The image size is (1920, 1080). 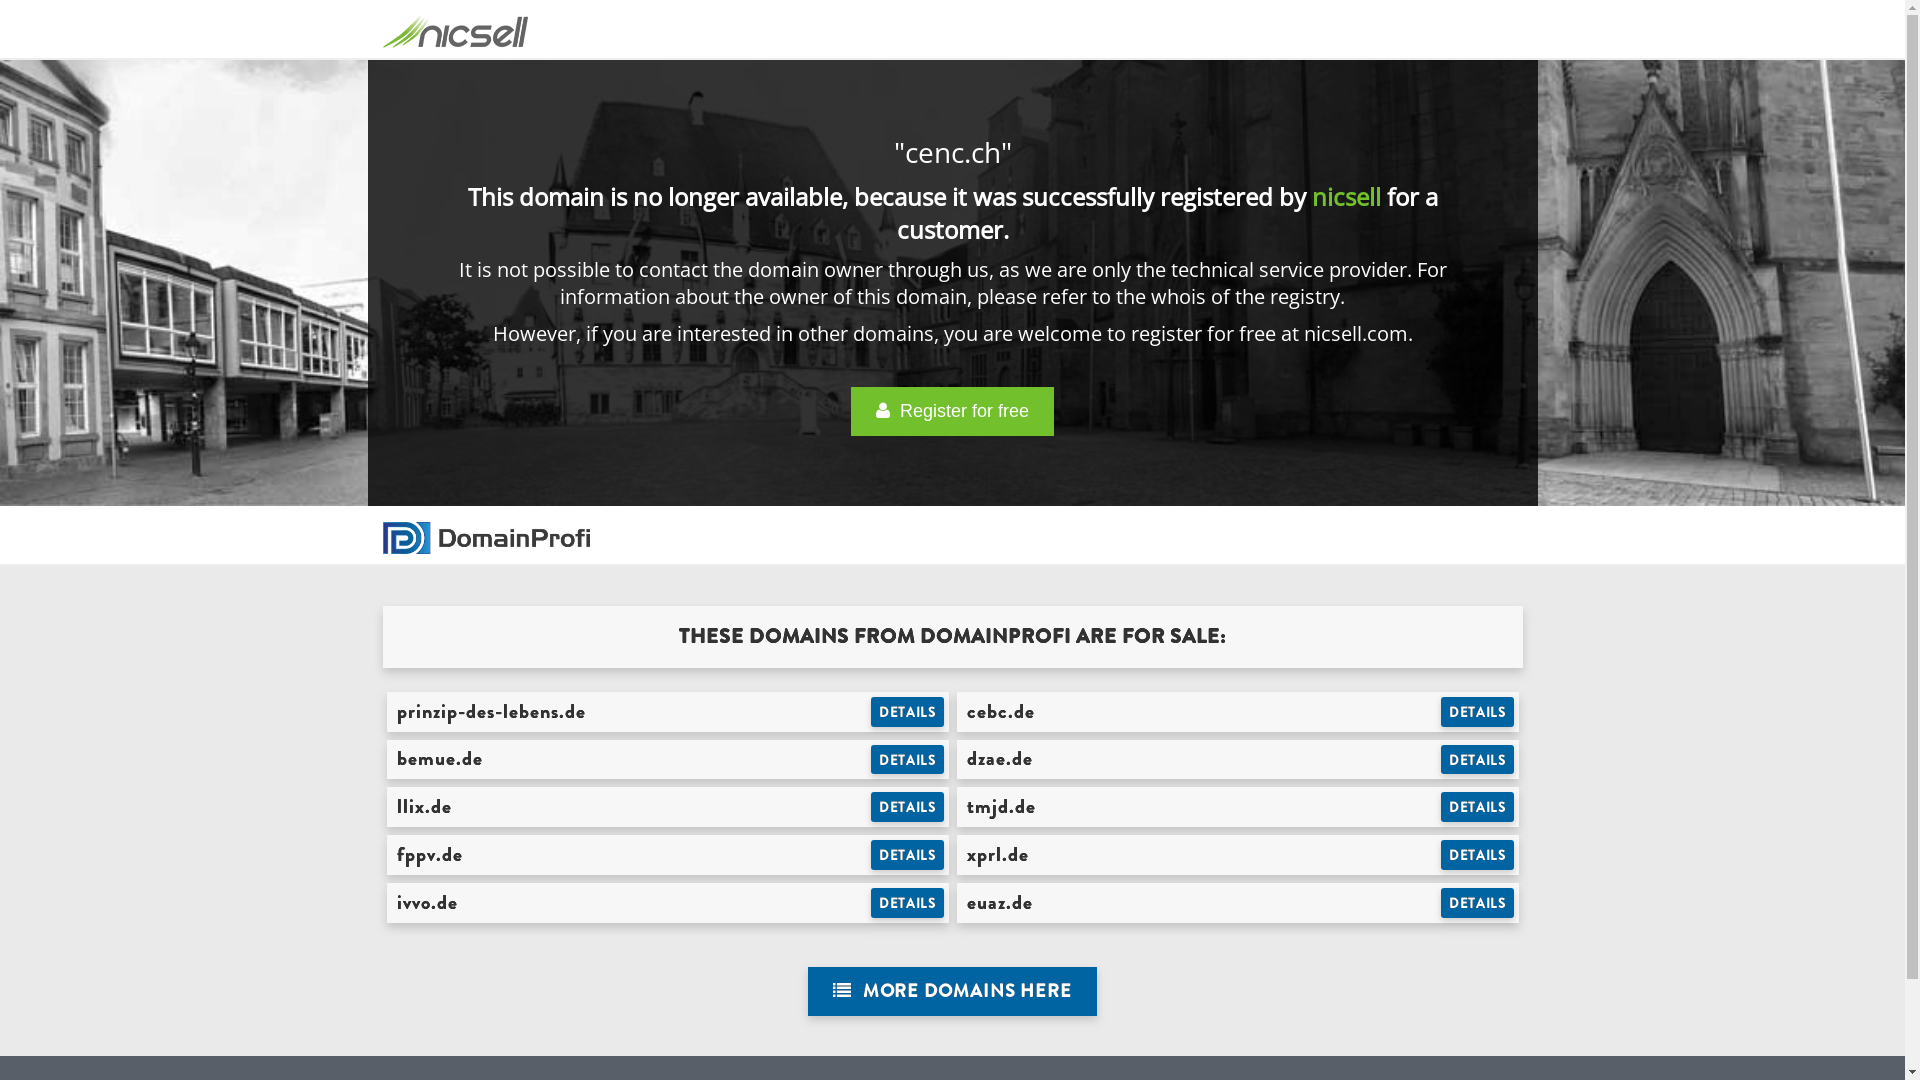 What do you see at coordinates (1477, 902) in the screenshot?
I see `'DETAILS'` at bounding box center [1477, 902].